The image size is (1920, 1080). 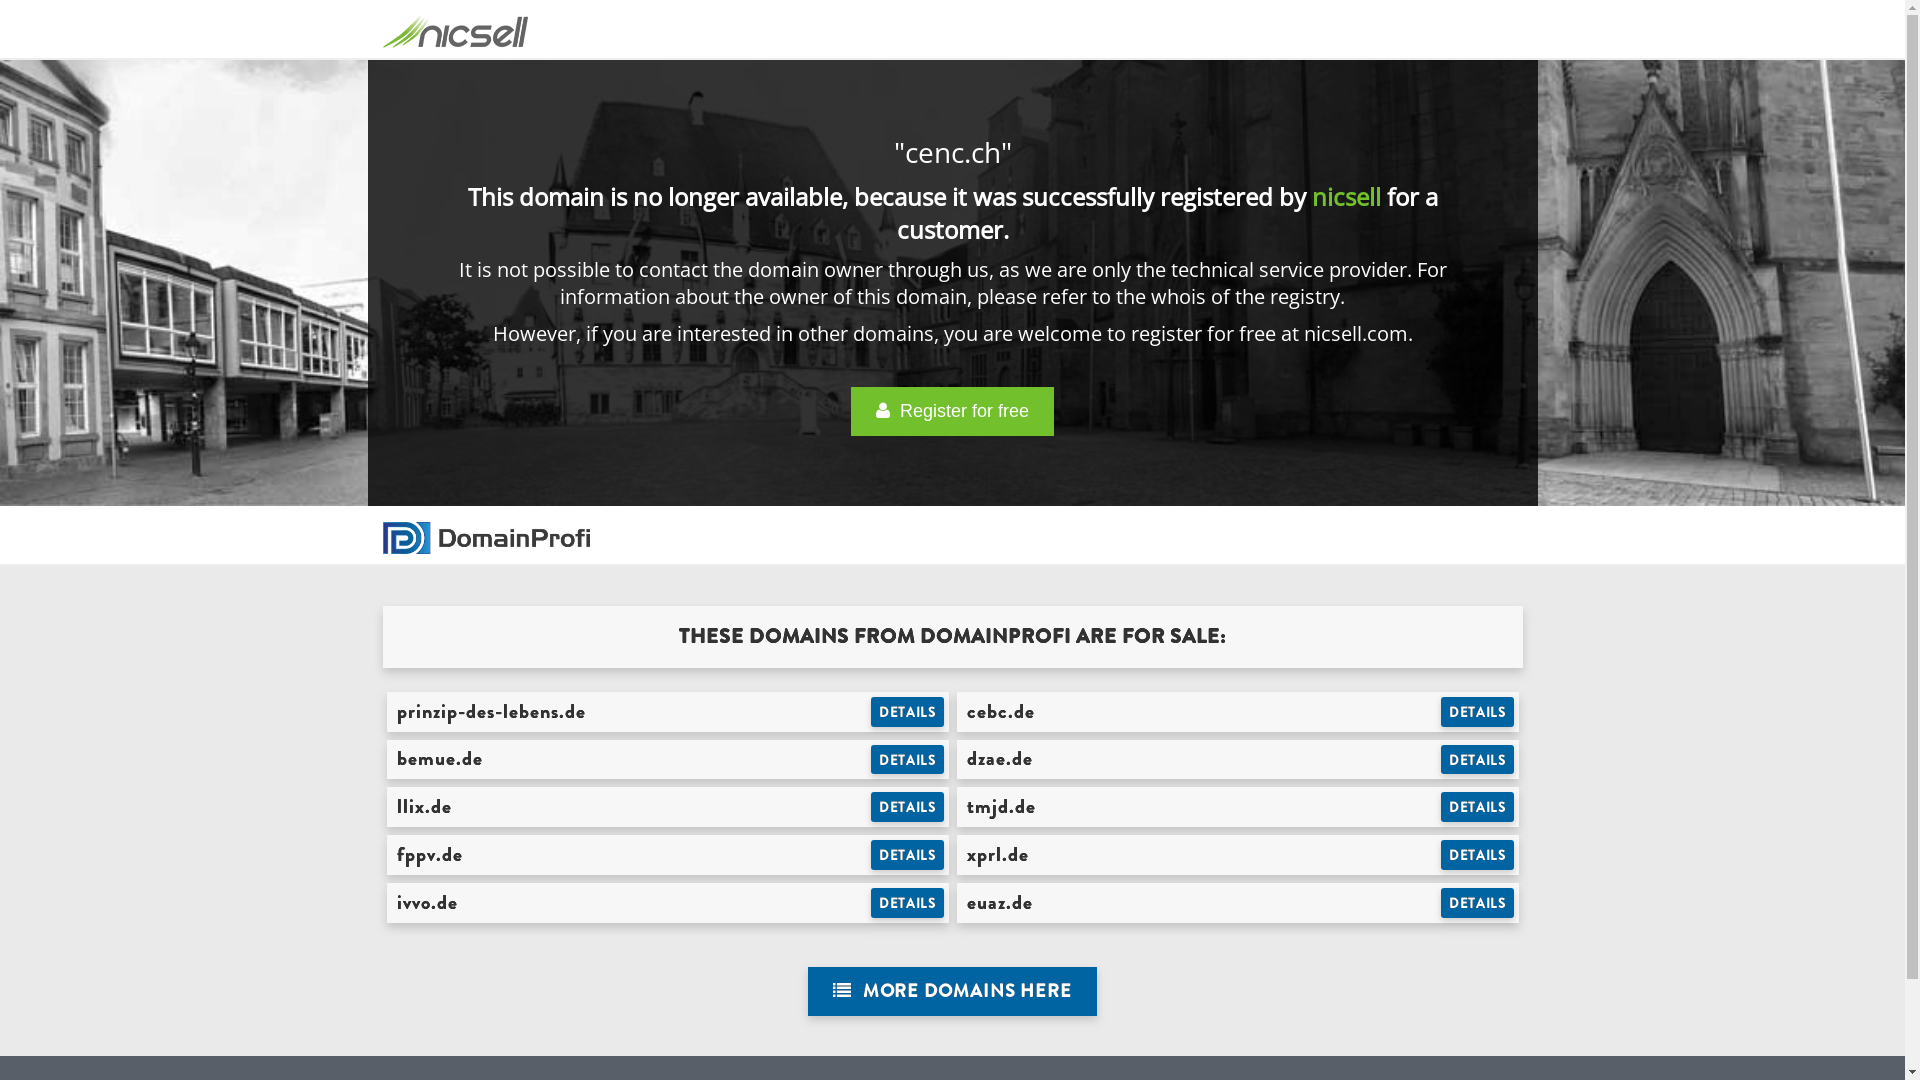 What do you see at coordinates (1477, 902) in the screenshot?
I see `'DETAILS'` at bounding box center [1477, 902].